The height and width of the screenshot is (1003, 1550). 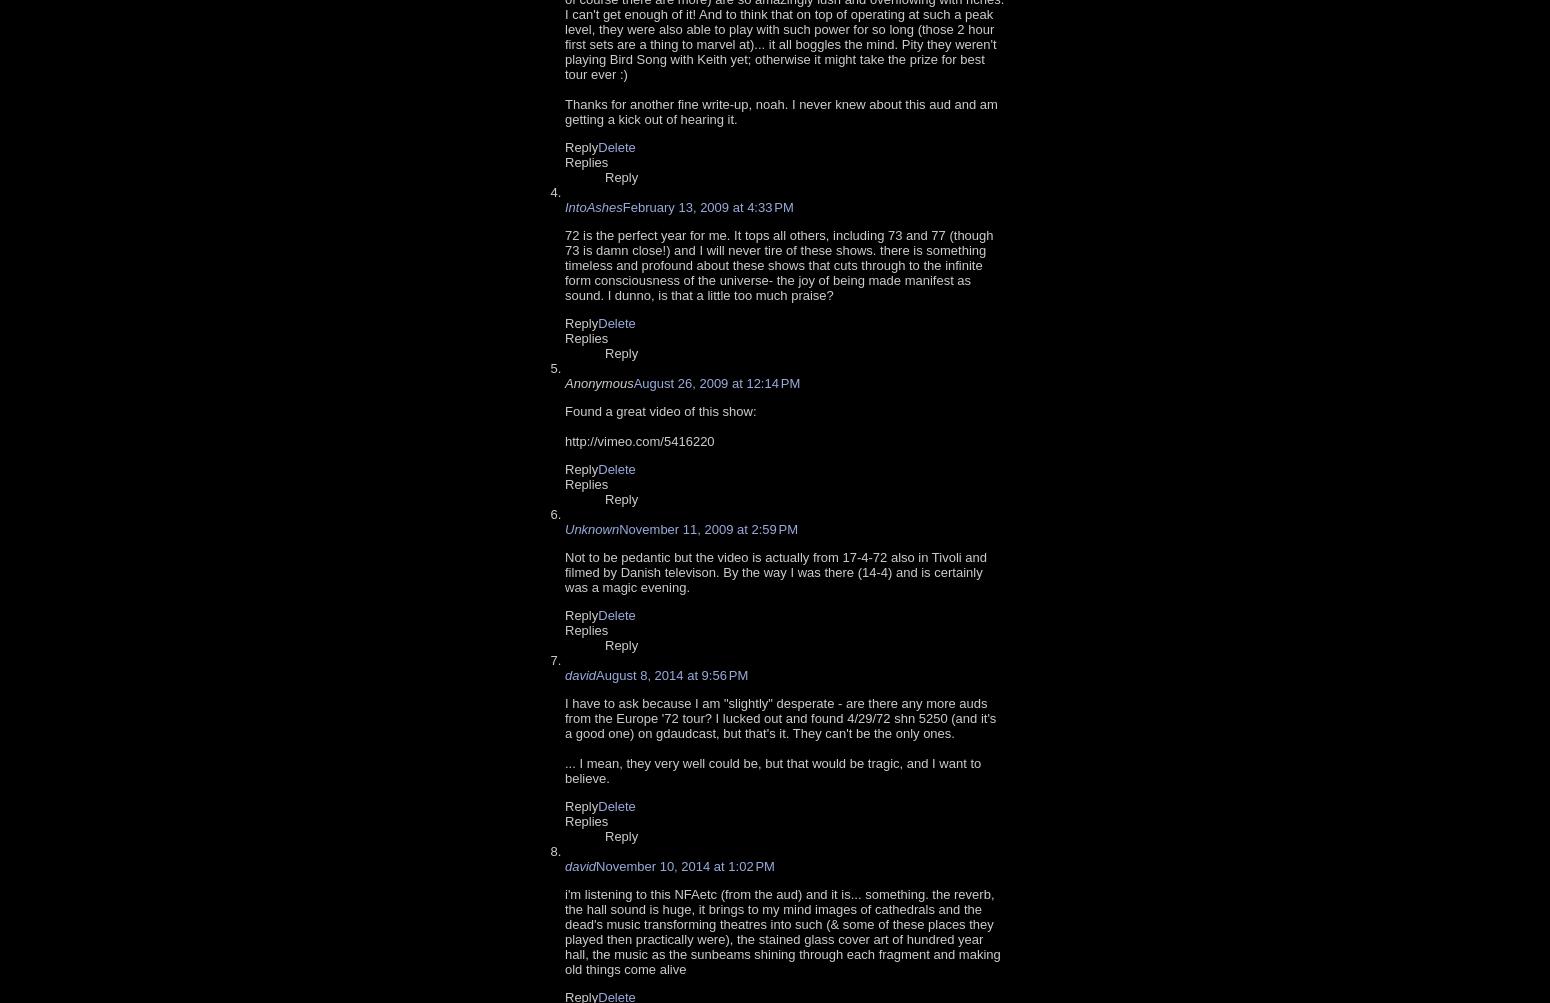 What do you see at coordinates (707, 206) in the screenshot?
I see `'February 13, 2009 at 4:33 PM'` at bounding box center [707, 206].